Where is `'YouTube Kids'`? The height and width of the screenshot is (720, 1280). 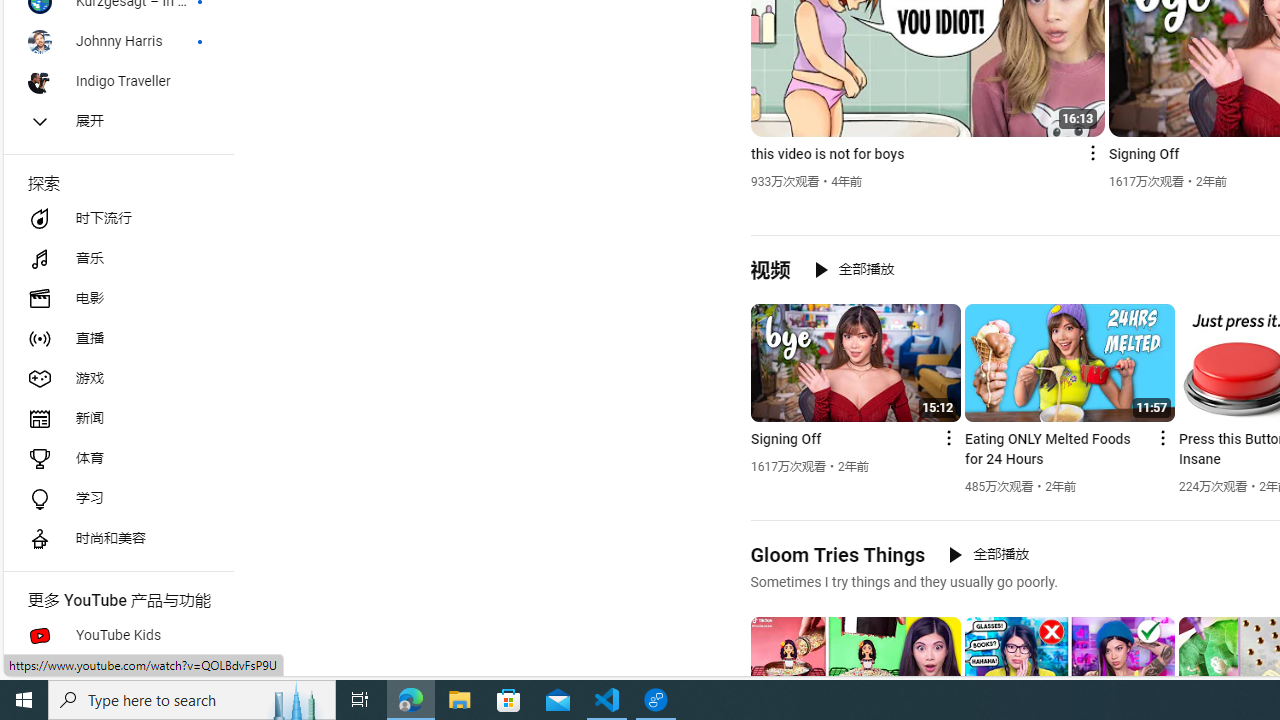 'YouTube Kids' is located at coordinates (116, 636).